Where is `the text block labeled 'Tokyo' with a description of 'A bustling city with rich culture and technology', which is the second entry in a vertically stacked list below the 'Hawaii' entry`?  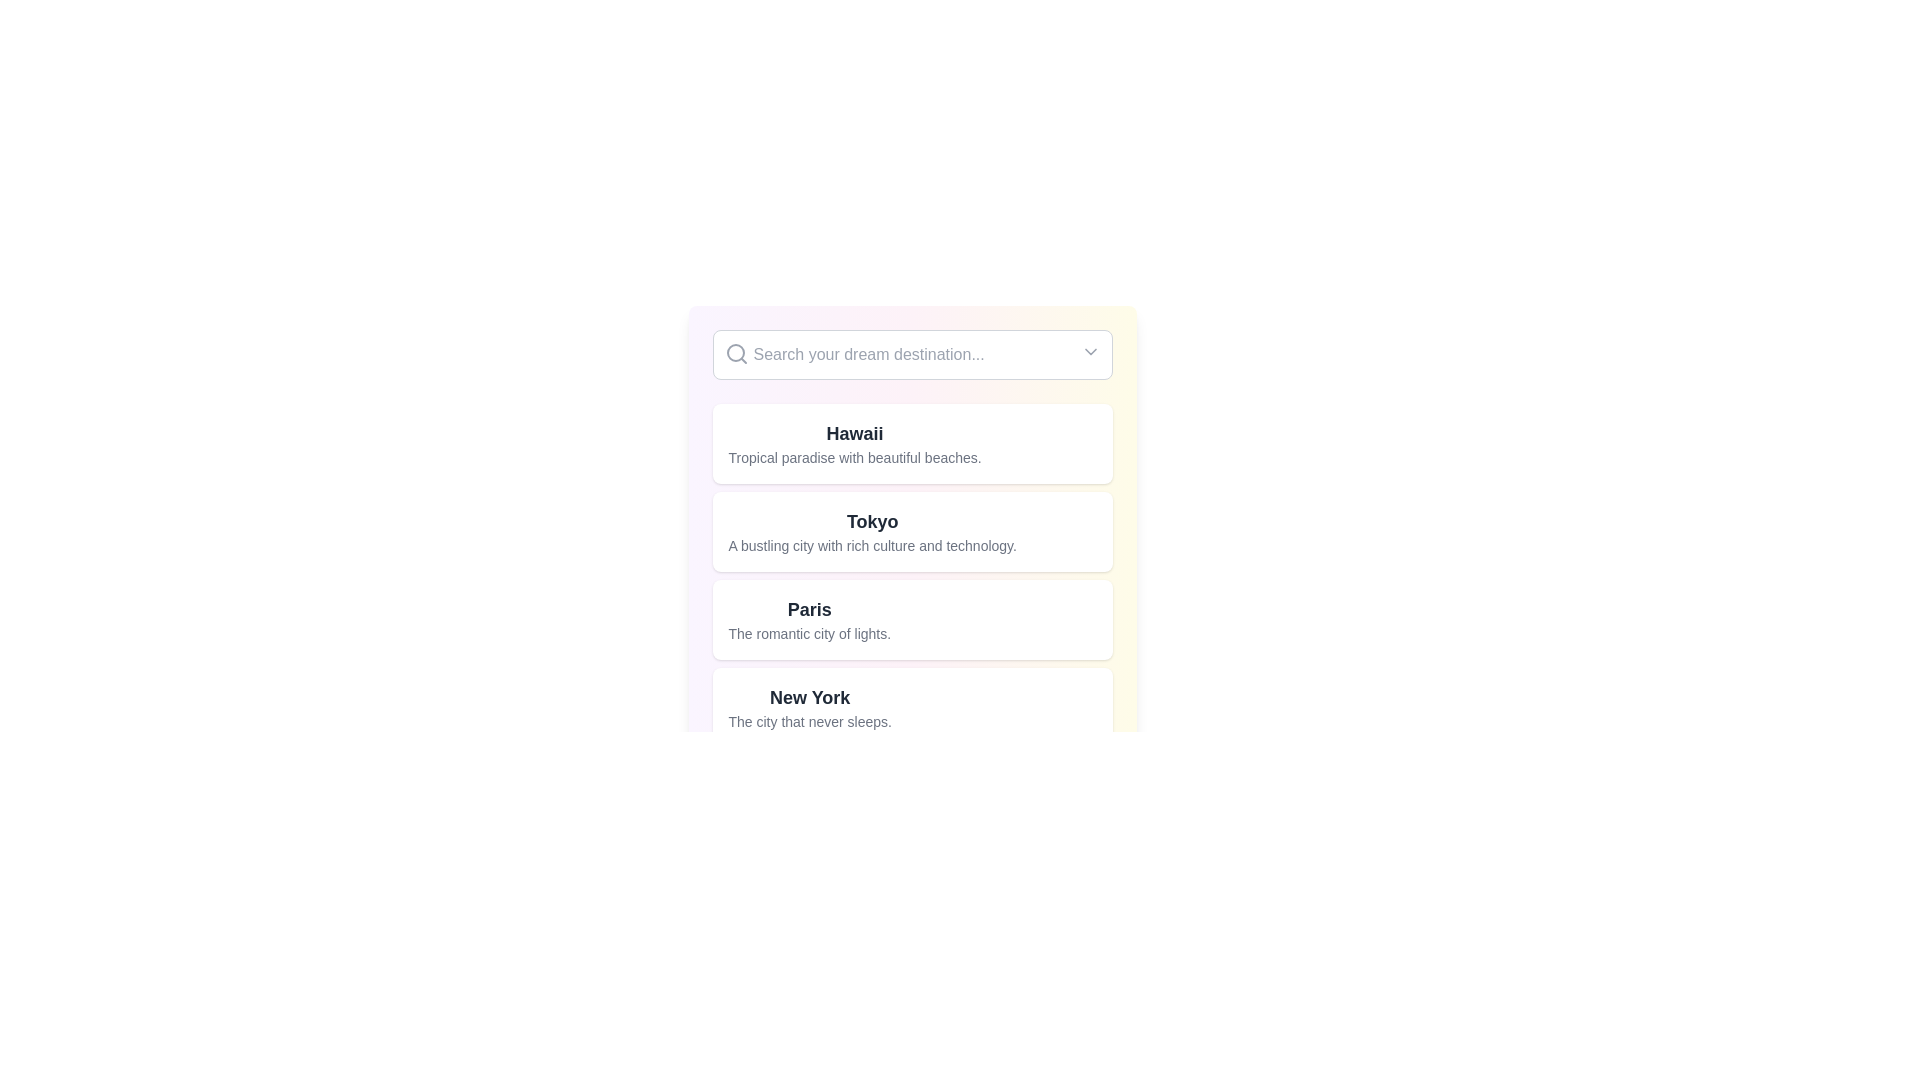 the text block labeled 'Tokyo' with a description of 'A bustling city with rich culture and technology', which is the second entry in a vertically stacked list below the 'Hawaii' entry is located at coordinates (872, 531).